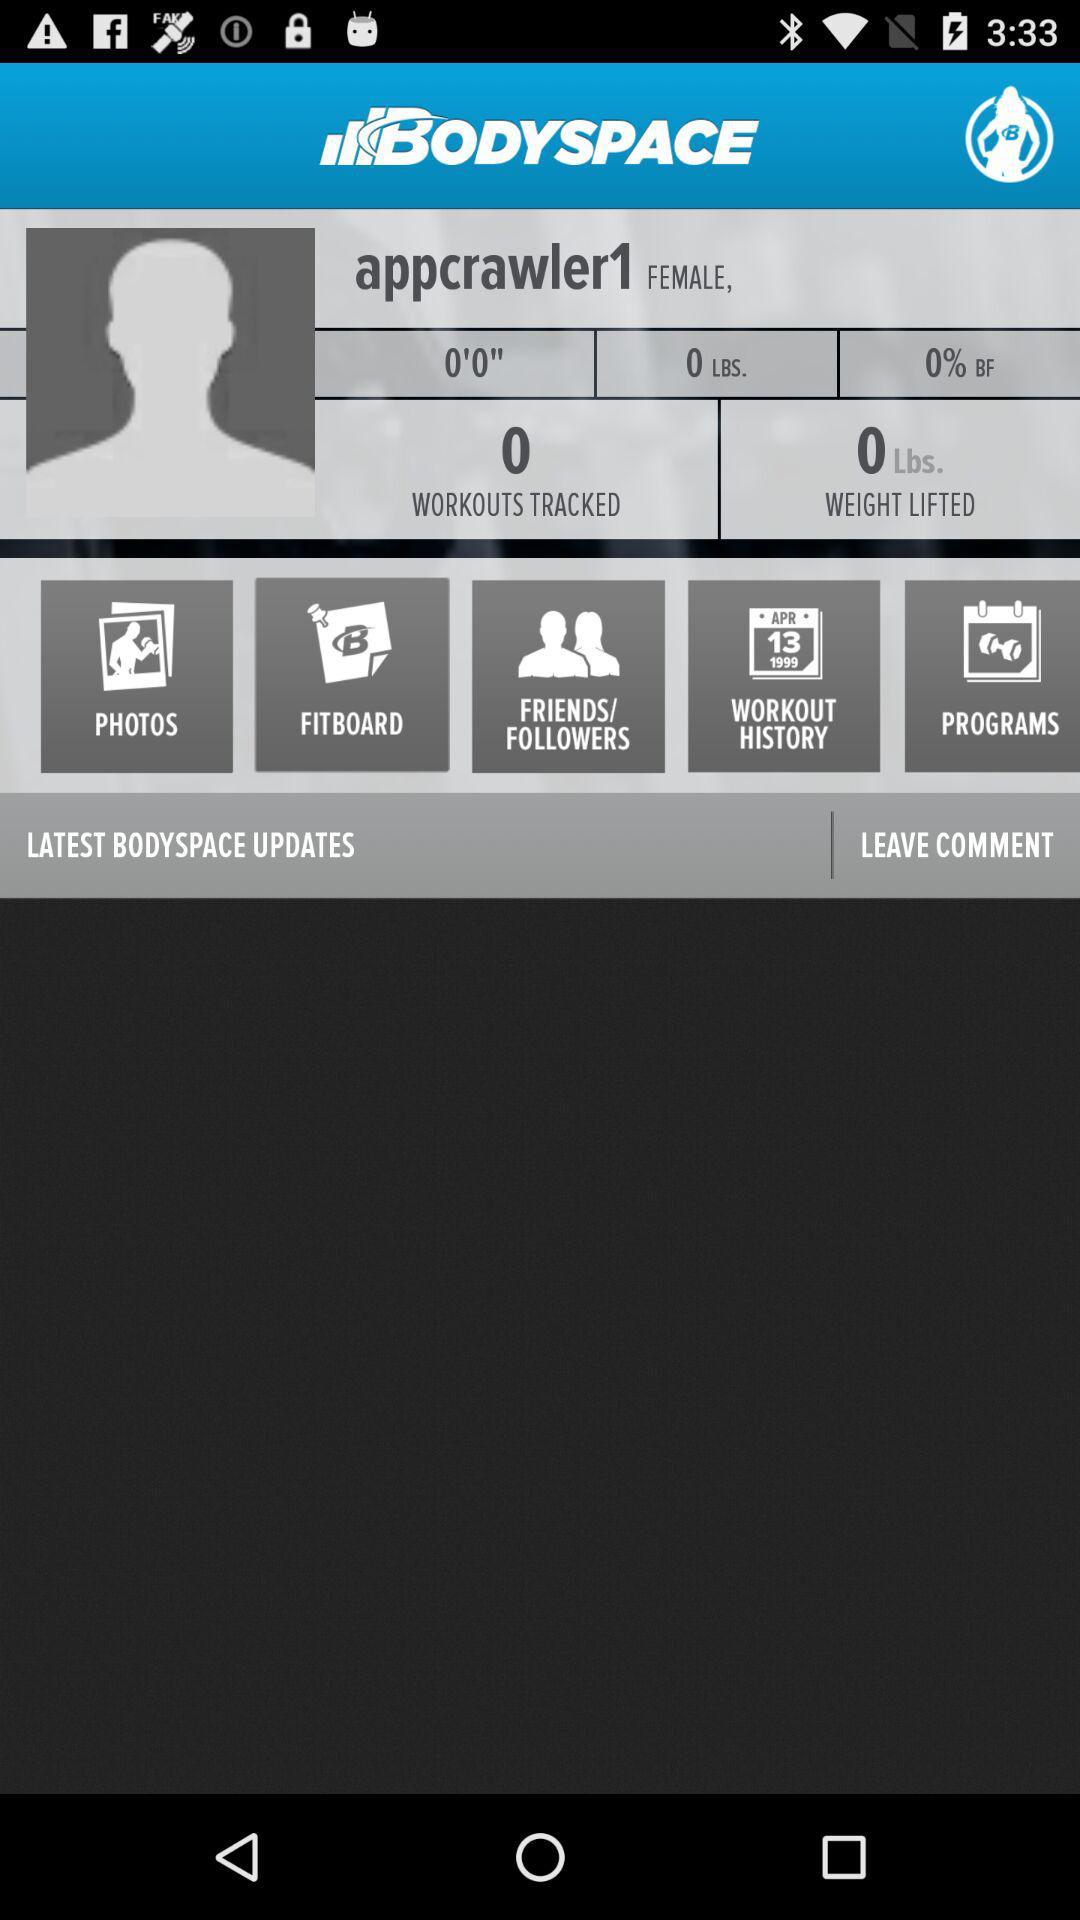  Describe the element at coordinates (900, 505) in the screenshot. I see `weight lifted icon` at that location.